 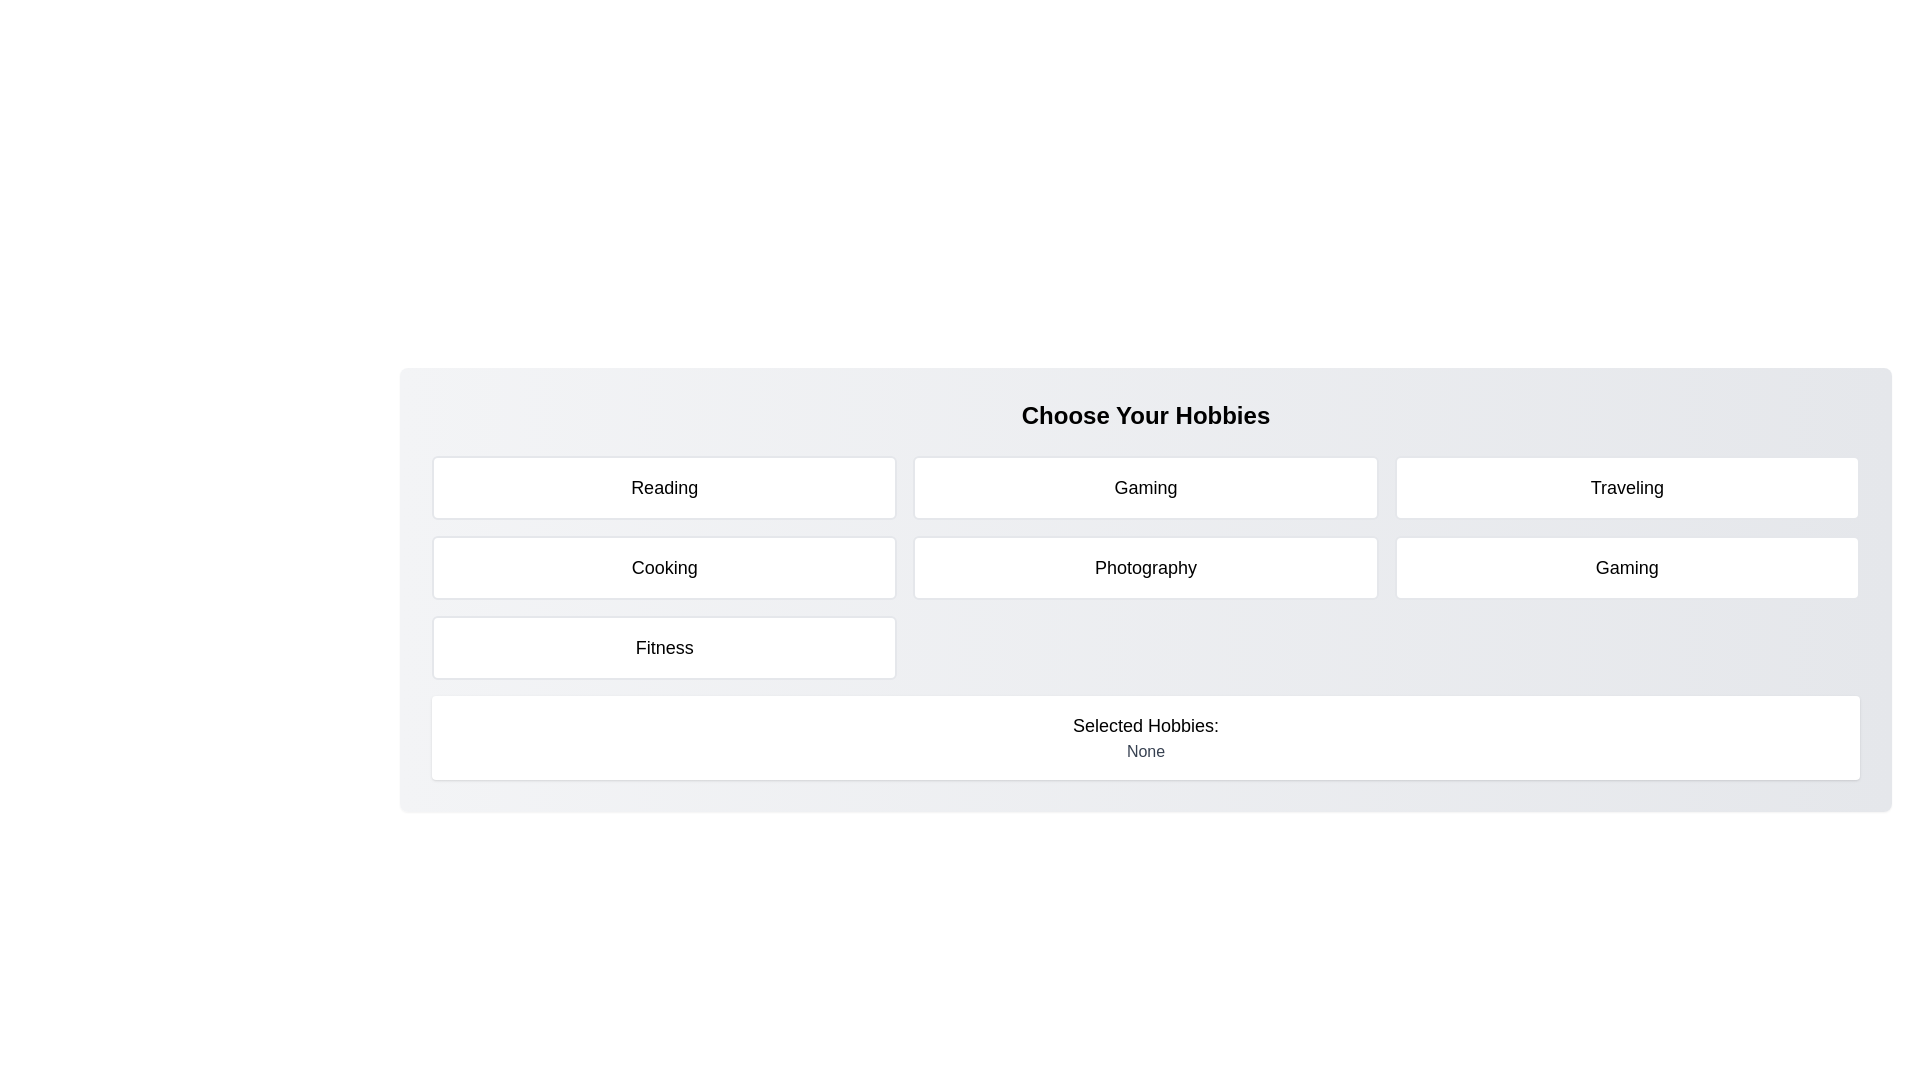 What do you see at coordinates (664, 567) in the screenshot?
I see `the tile representing the hobby Cooking to toggle its selection` at bounding box center [664, 567].